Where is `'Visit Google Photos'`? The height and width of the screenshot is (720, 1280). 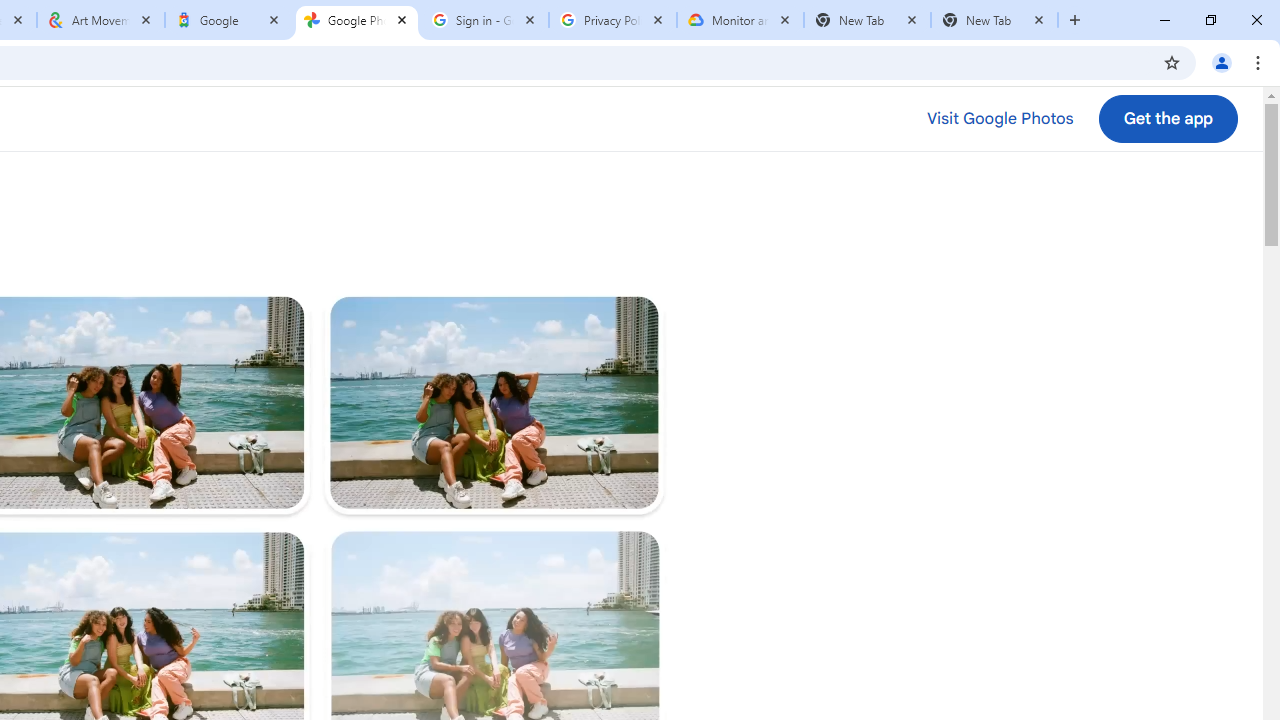 'Visit Google Photos' is located at coordinates (999, 119).